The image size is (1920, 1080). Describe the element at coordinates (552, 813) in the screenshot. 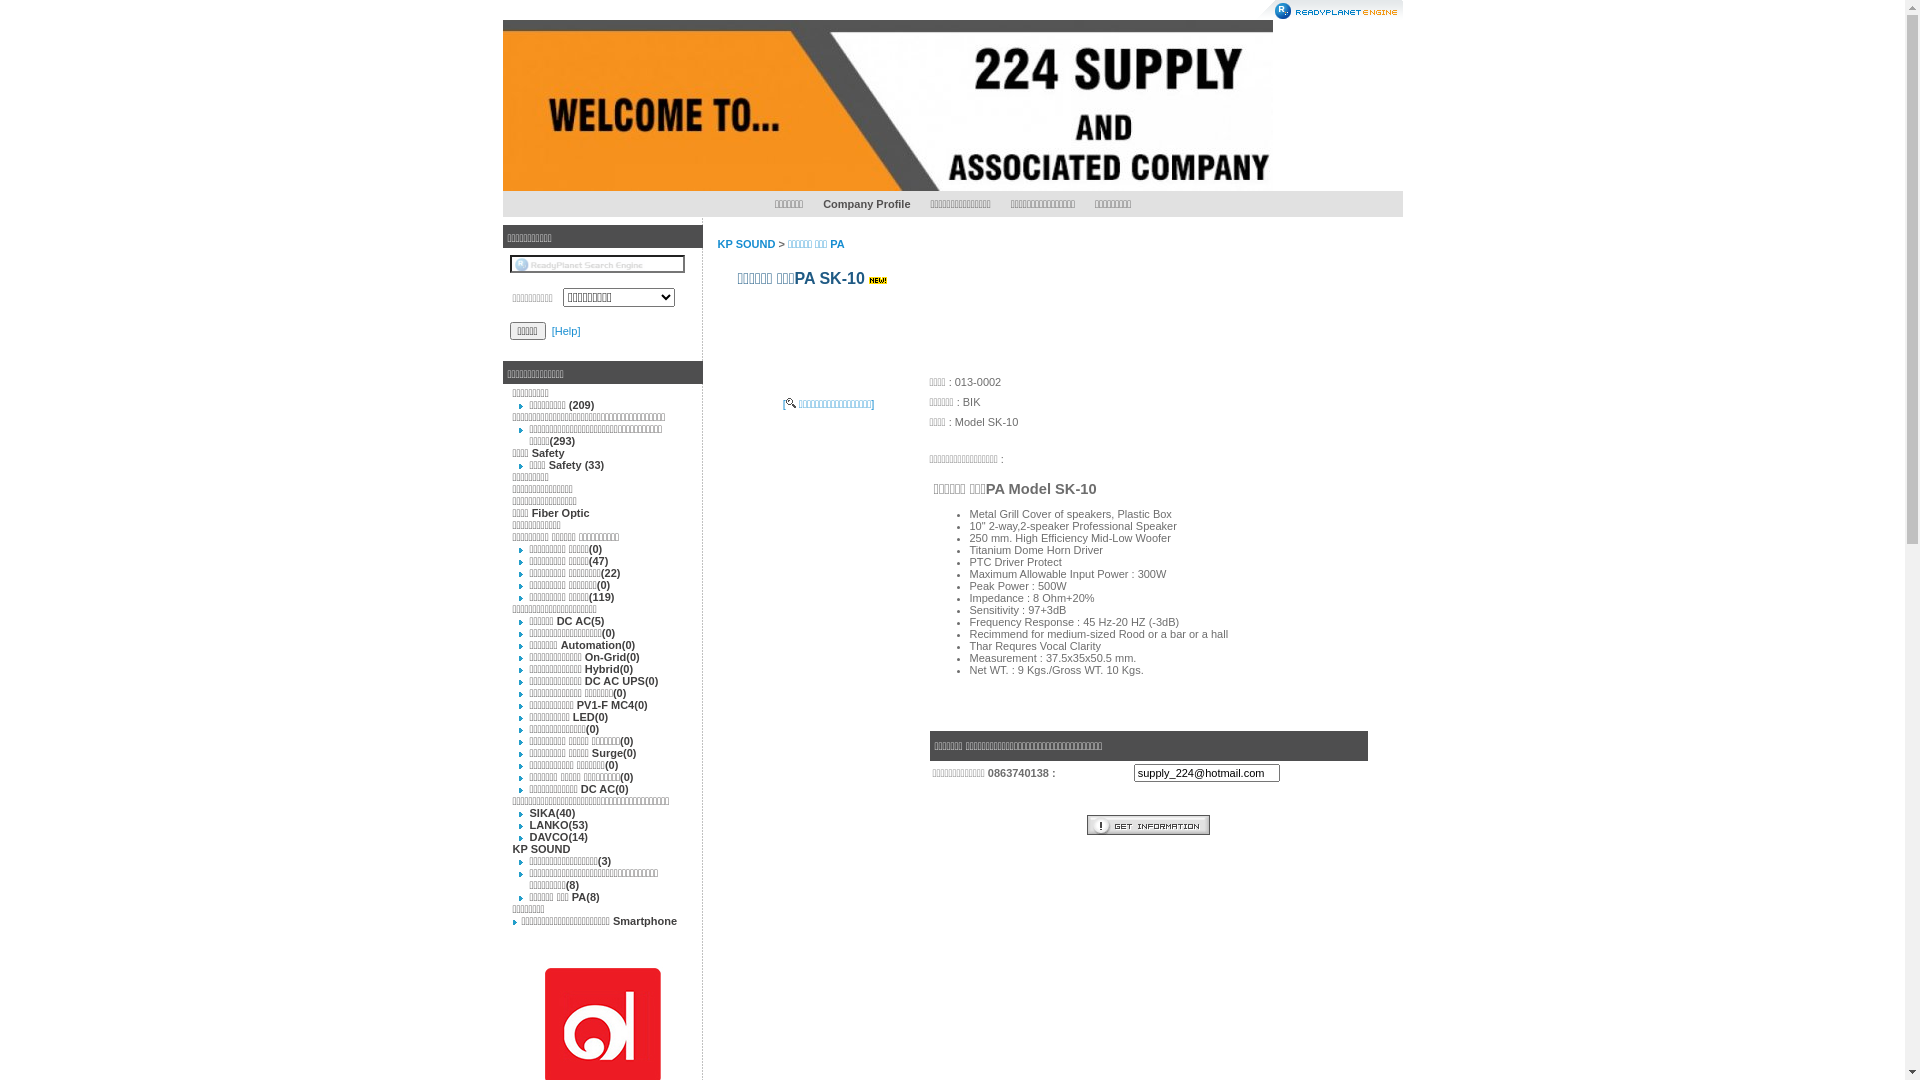

I see `'SIKA(40)'` at that location.